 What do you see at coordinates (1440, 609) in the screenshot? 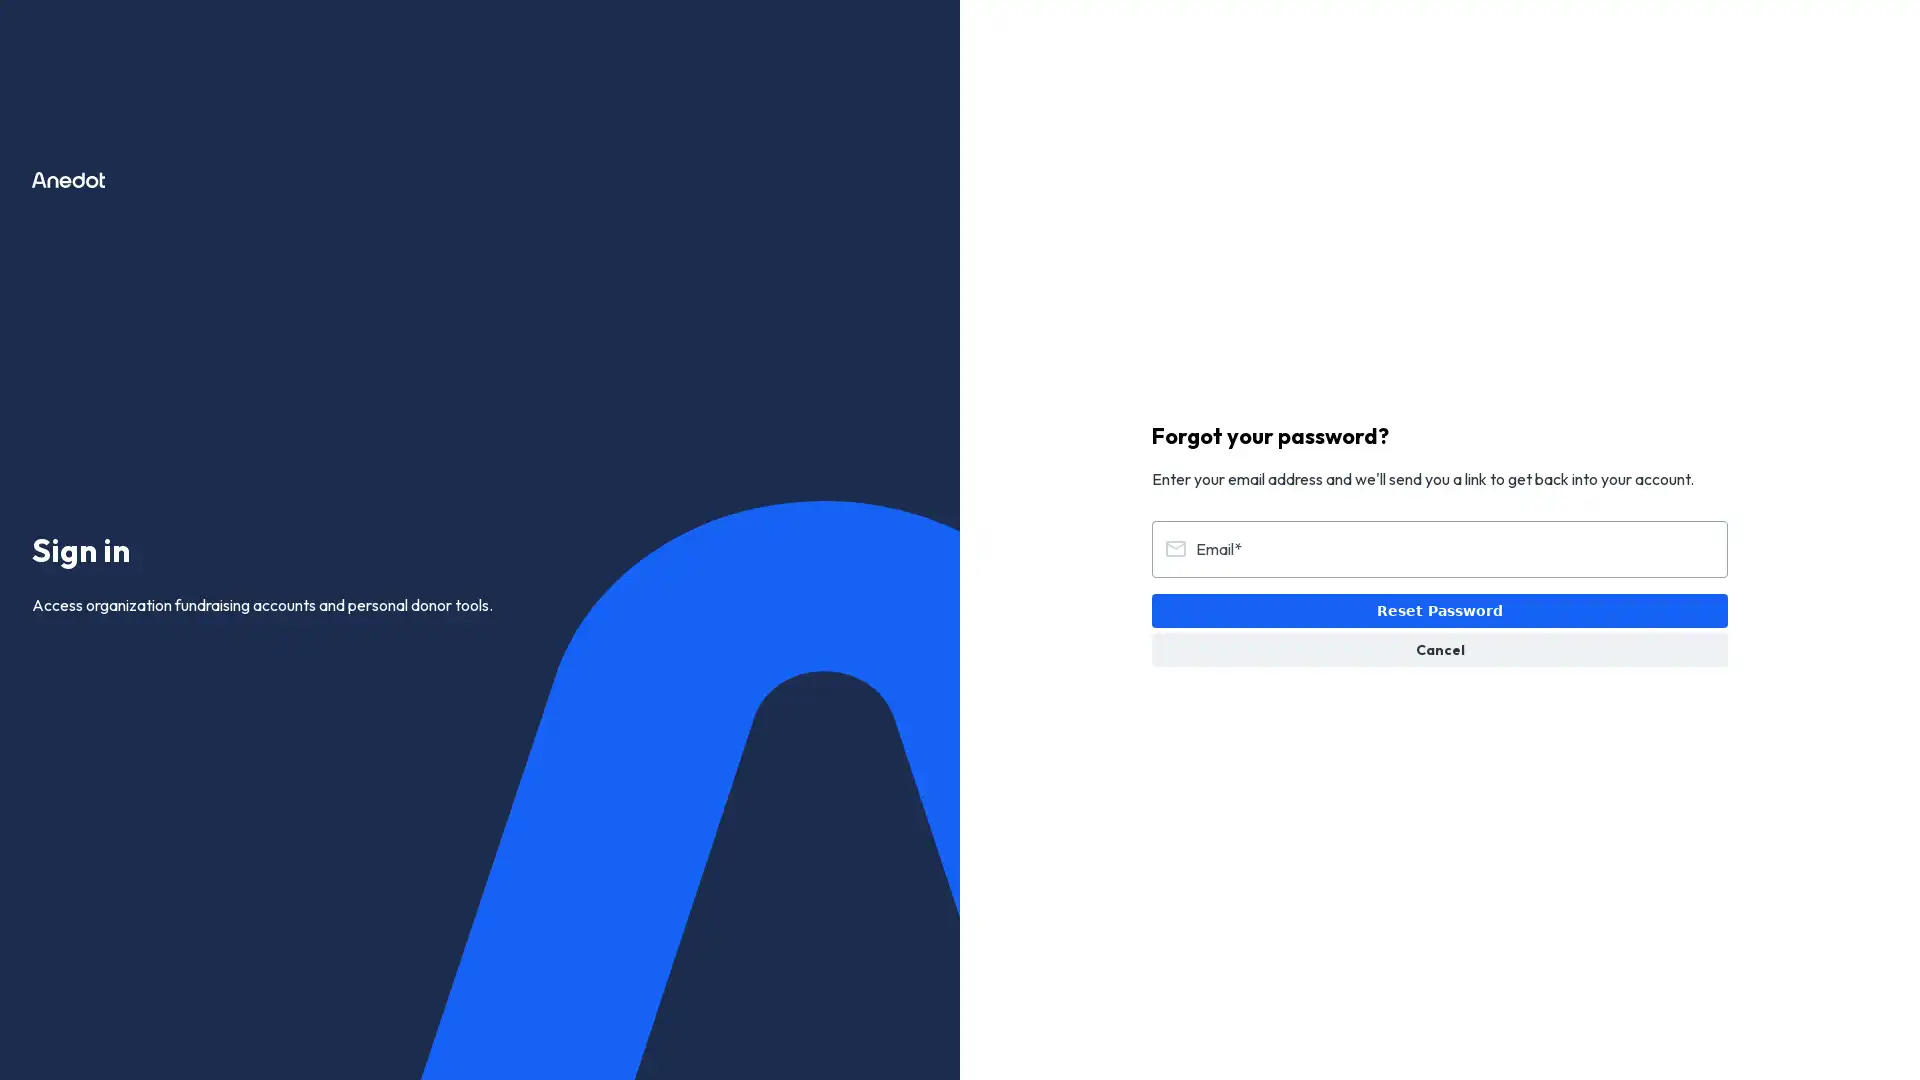
I see `Reset Password` at bounding box center [1440, 609].